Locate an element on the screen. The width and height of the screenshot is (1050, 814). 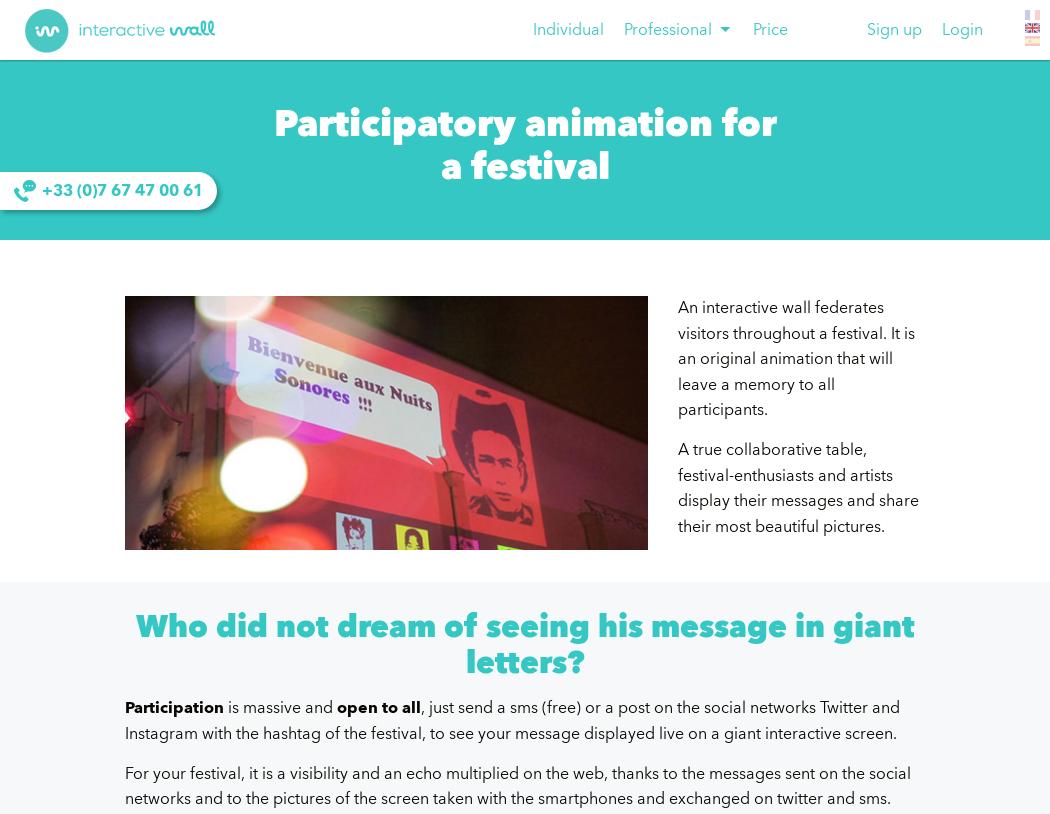
'An interactive wall federates visitors throughout a festival. It is an original animation that will leave a memory to all participants.' is located at coordinates (677, 358).